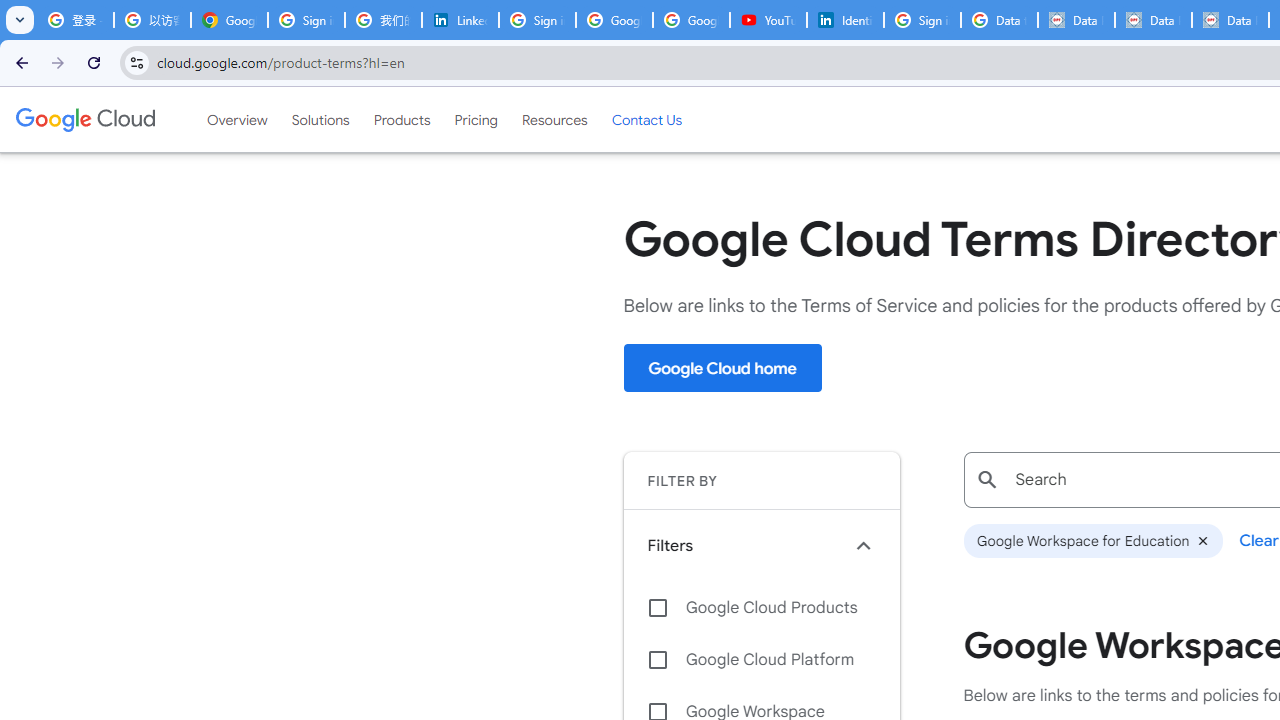  Describe the element at coordinates (921, 20) in the screenshot. I see `'Sign in - Google Accounts'` at that location.